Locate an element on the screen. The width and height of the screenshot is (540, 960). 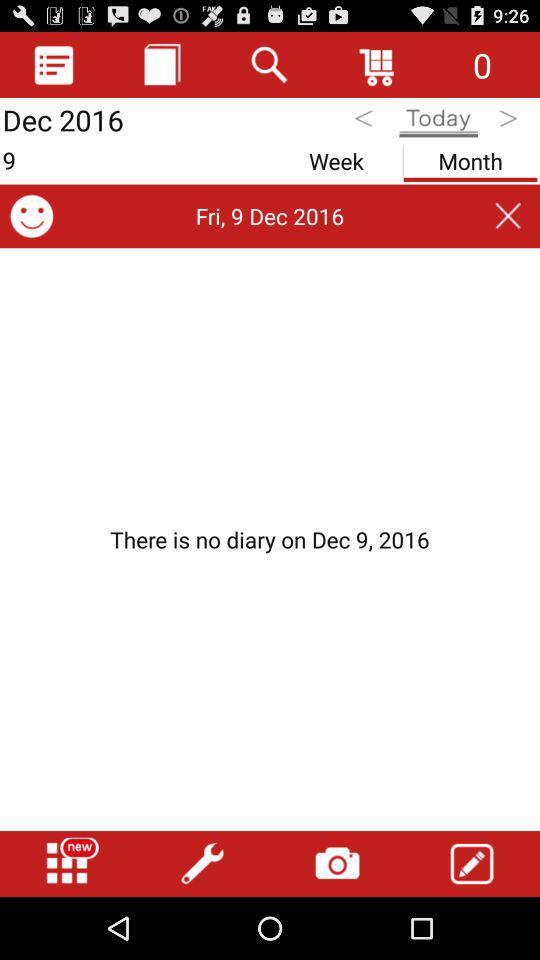
go back is located at coordinates (365, 121).